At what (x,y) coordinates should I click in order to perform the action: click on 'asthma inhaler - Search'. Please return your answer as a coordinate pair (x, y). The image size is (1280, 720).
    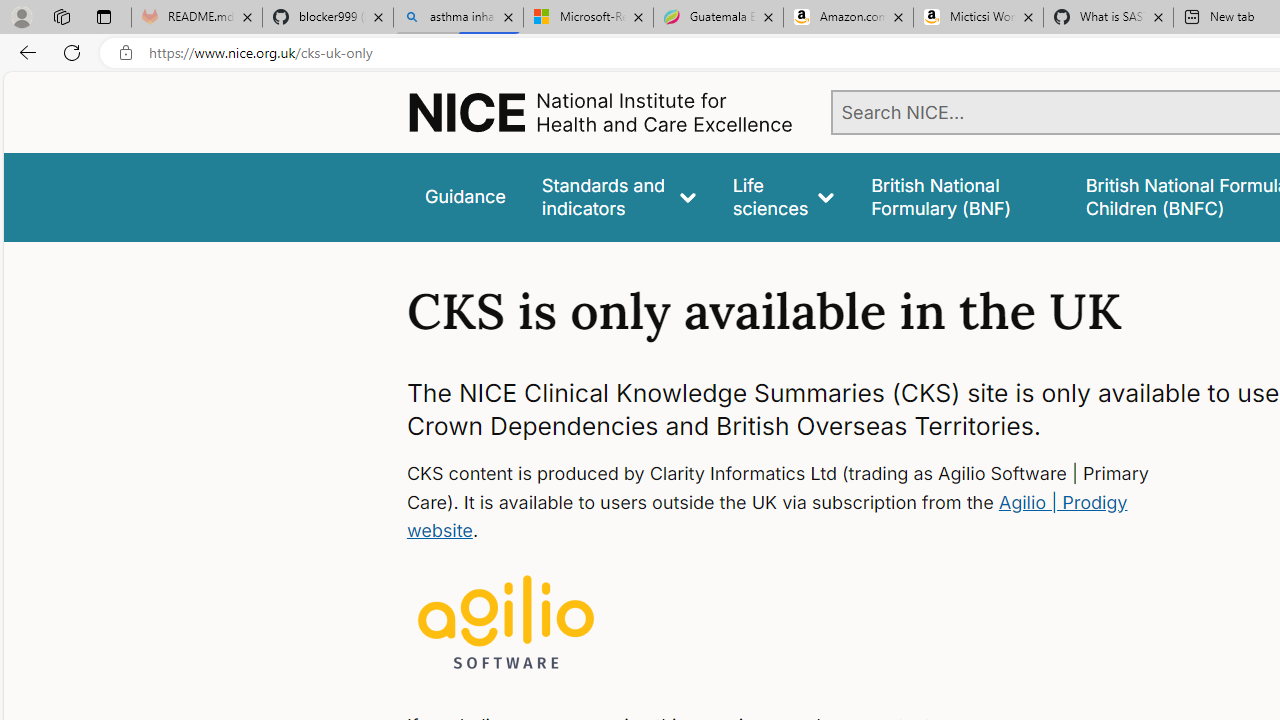
    Looking at the image, I should click on (457, 17).